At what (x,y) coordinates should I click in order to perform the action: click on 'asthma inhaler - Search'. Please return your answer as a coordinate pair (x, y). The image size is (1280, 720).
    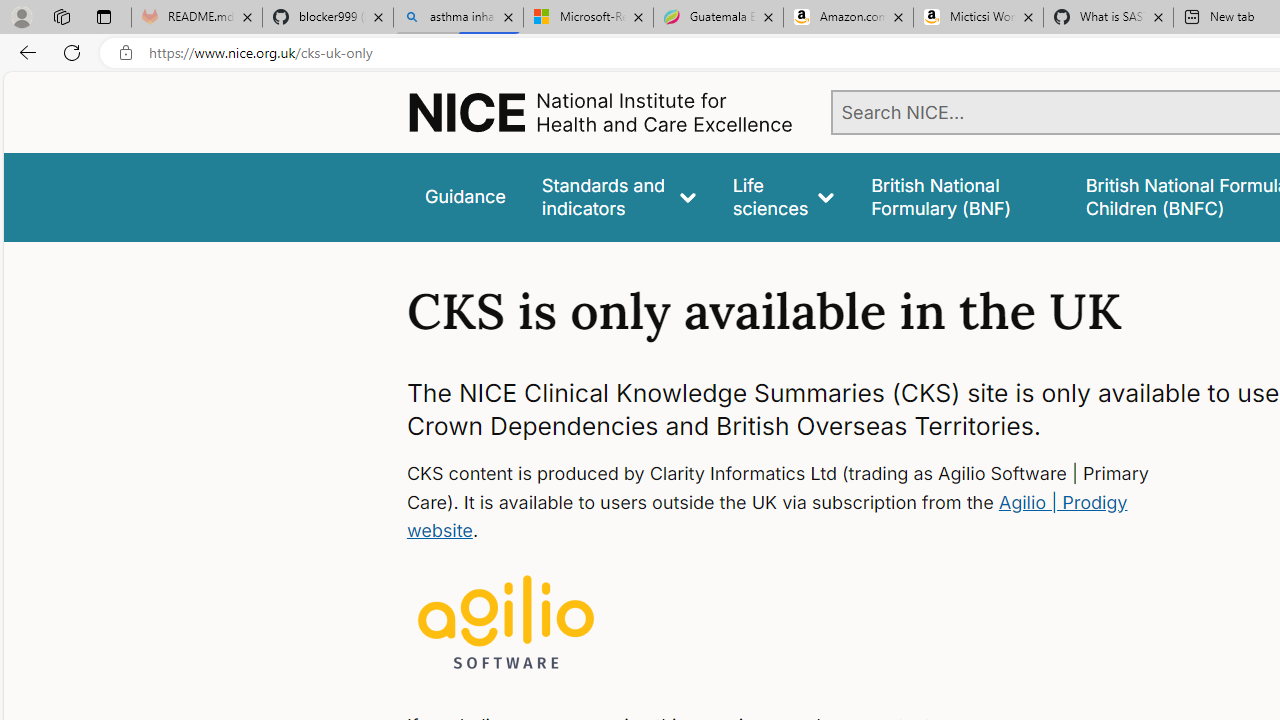
    Looking at the image, I should click on (457, 17).